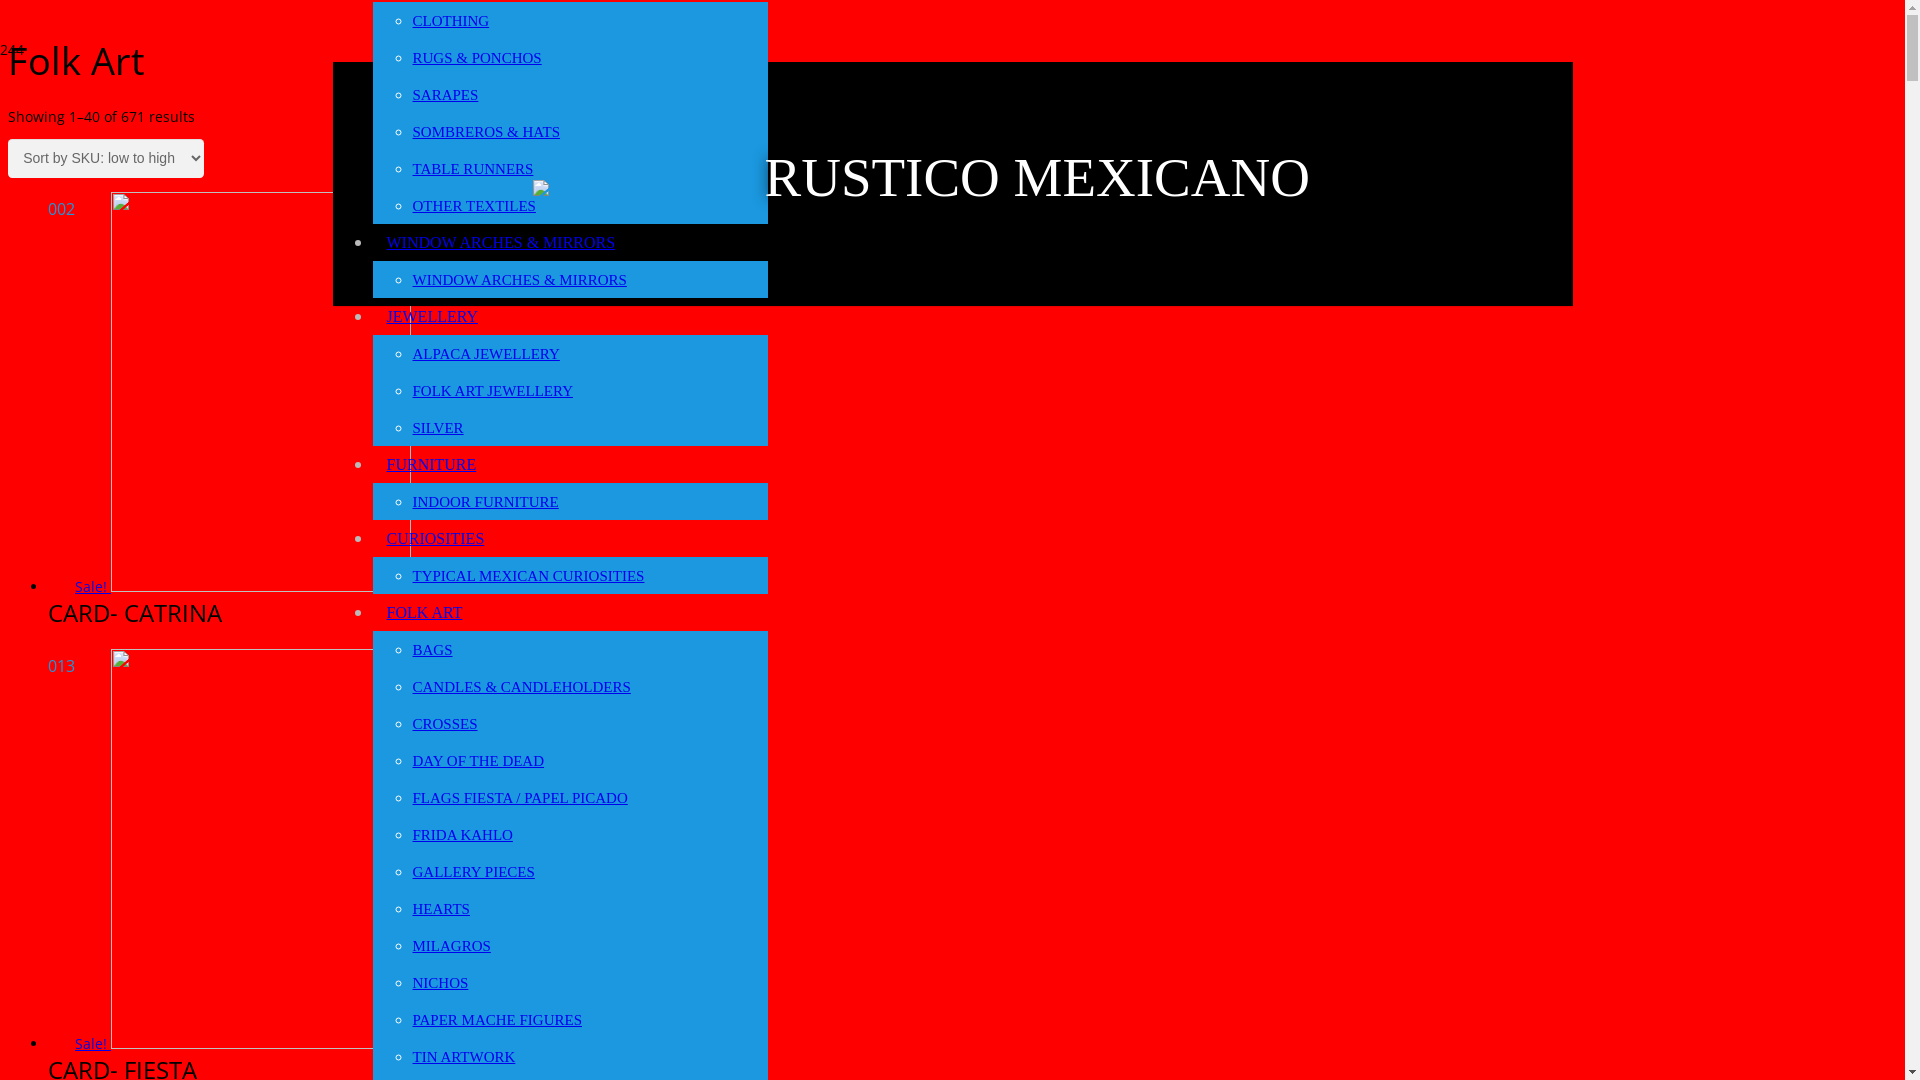 Image resolution: width=1920 pixels, height=1080 pixels. Describe the element at coordinates (497, 1019) in the screenshot. I see `'PAPER MACHE FIGURES'` at that location.